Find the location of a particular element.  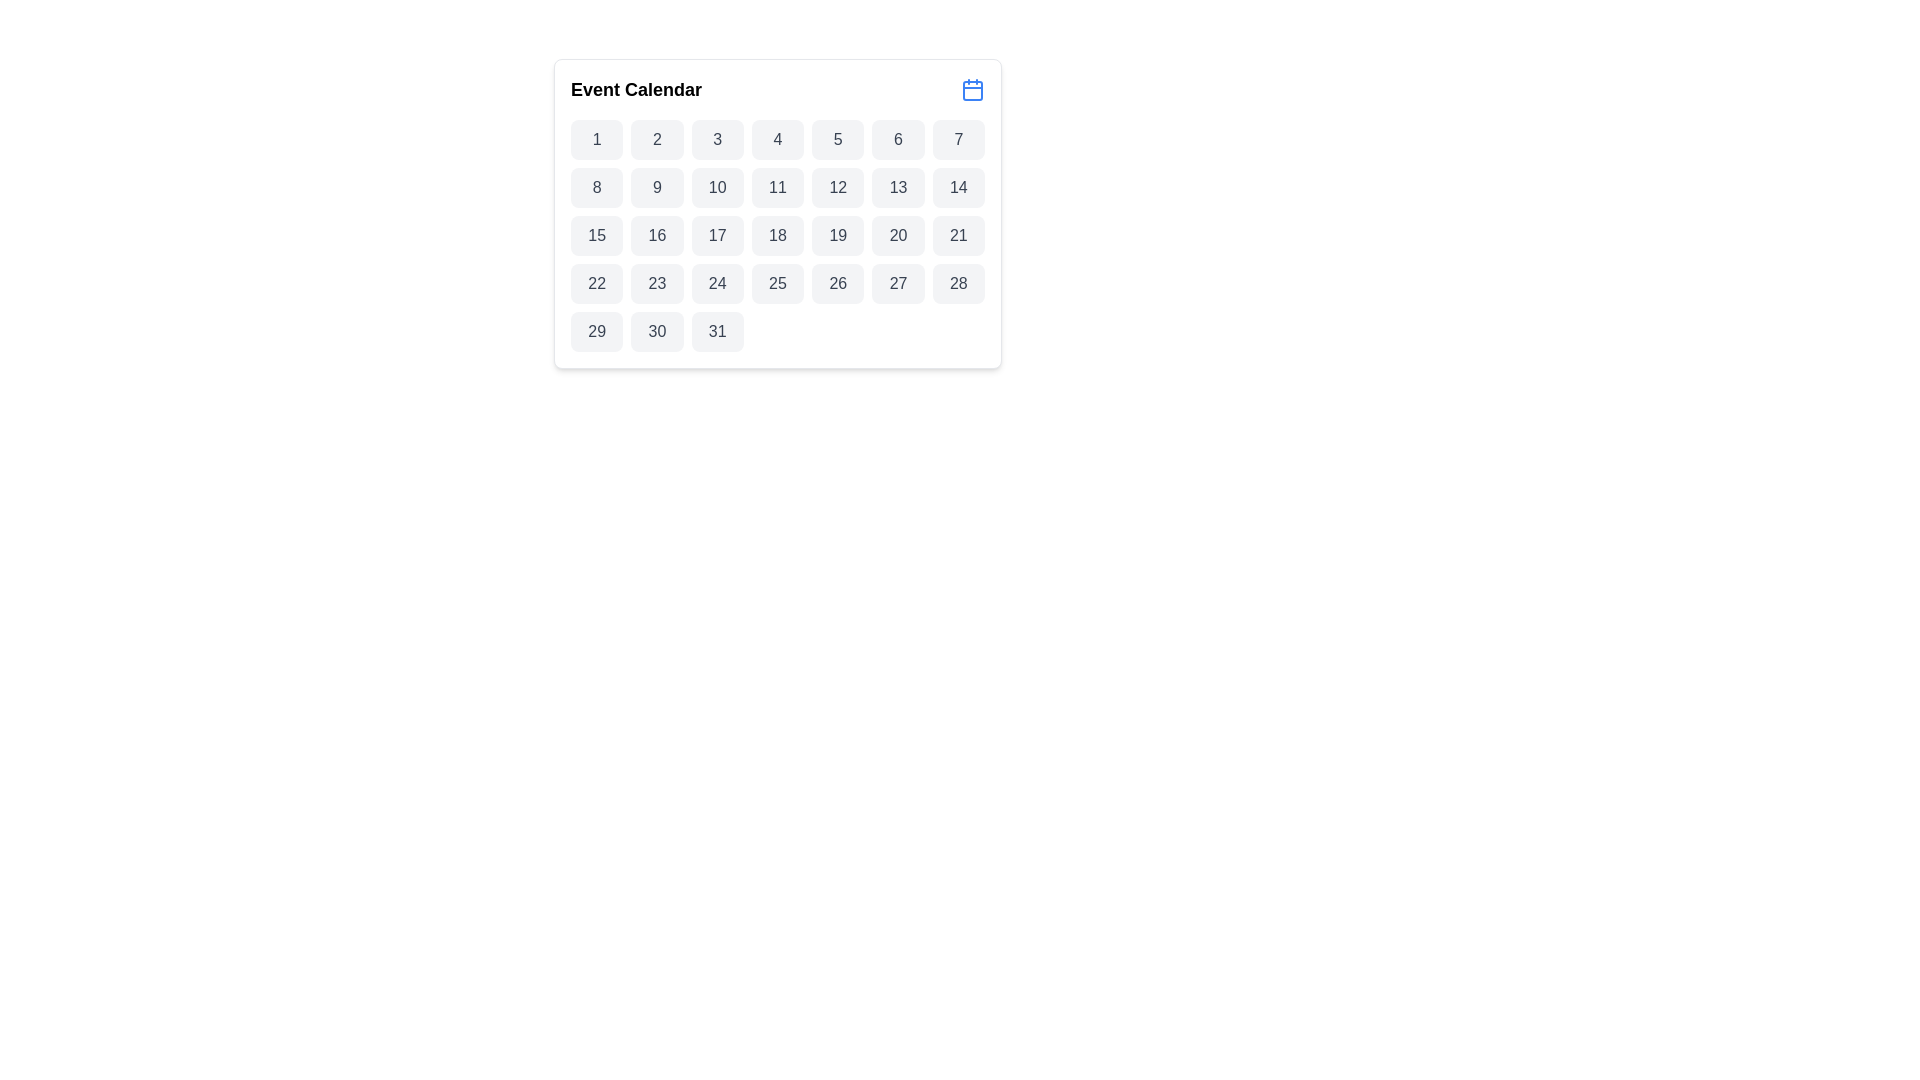

the calendar cell button labeled '3' is located at coordinates (717, 138).